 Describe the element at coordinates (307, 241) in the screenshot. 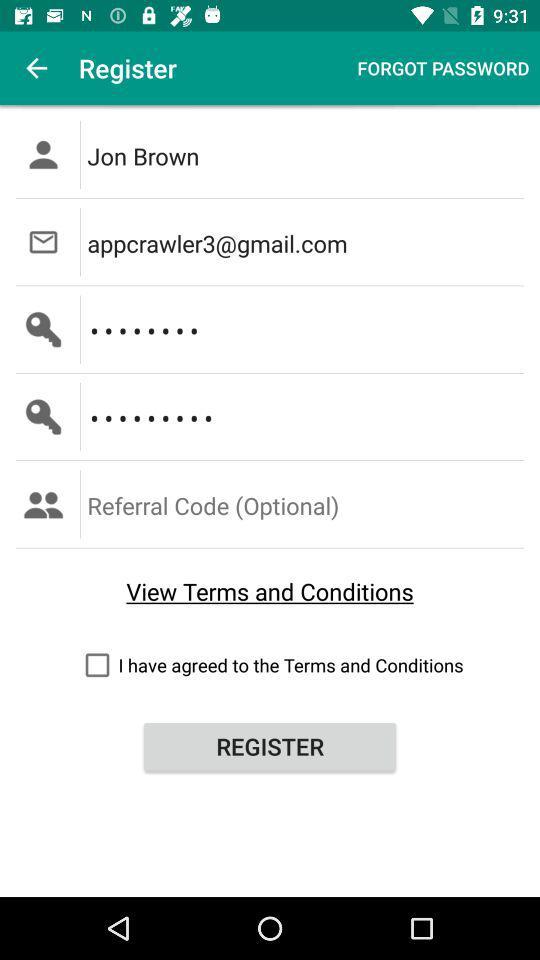

I see `the appcrawler3@gmail.com` at that location.